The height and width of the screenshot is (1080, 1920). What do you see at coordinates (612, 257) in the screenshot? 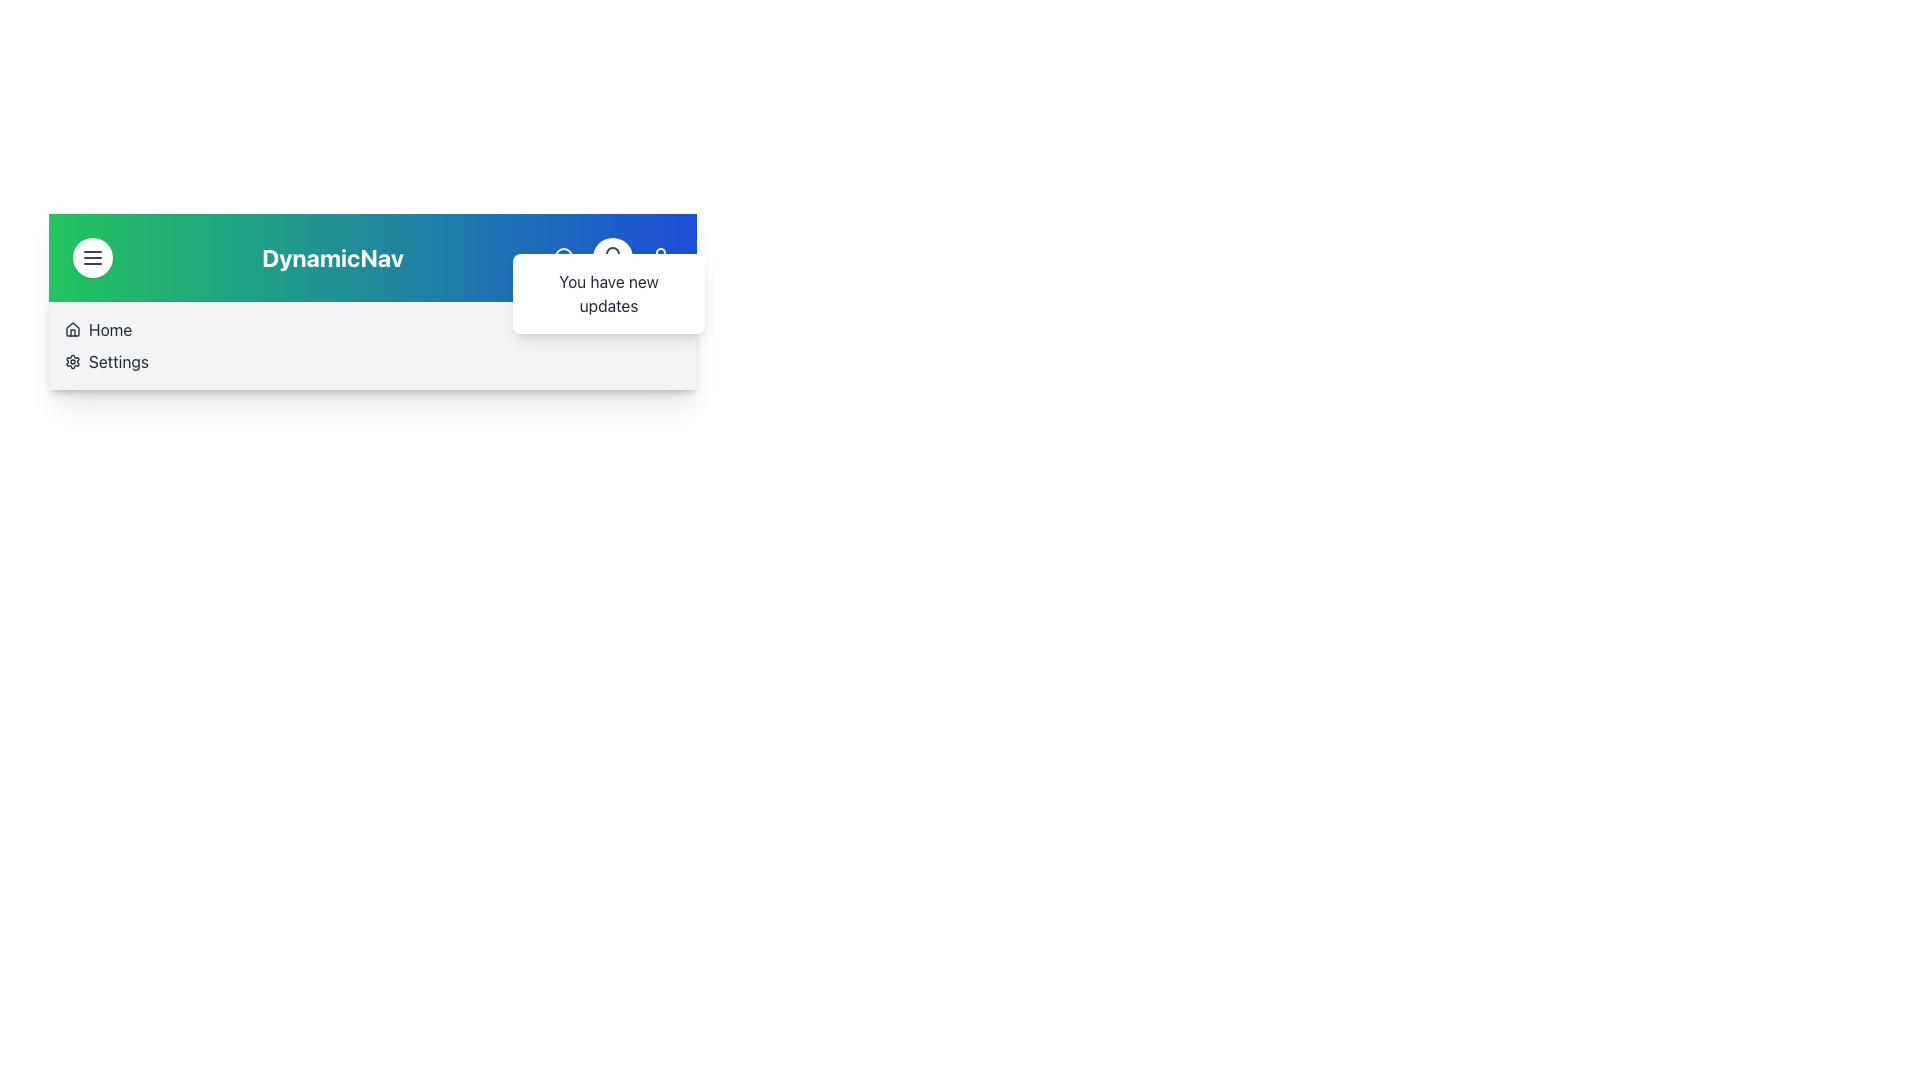
I see `the circular notification button with a bell icon located in the top-right corner of the navigation bar` at bounding box center [612, 257].